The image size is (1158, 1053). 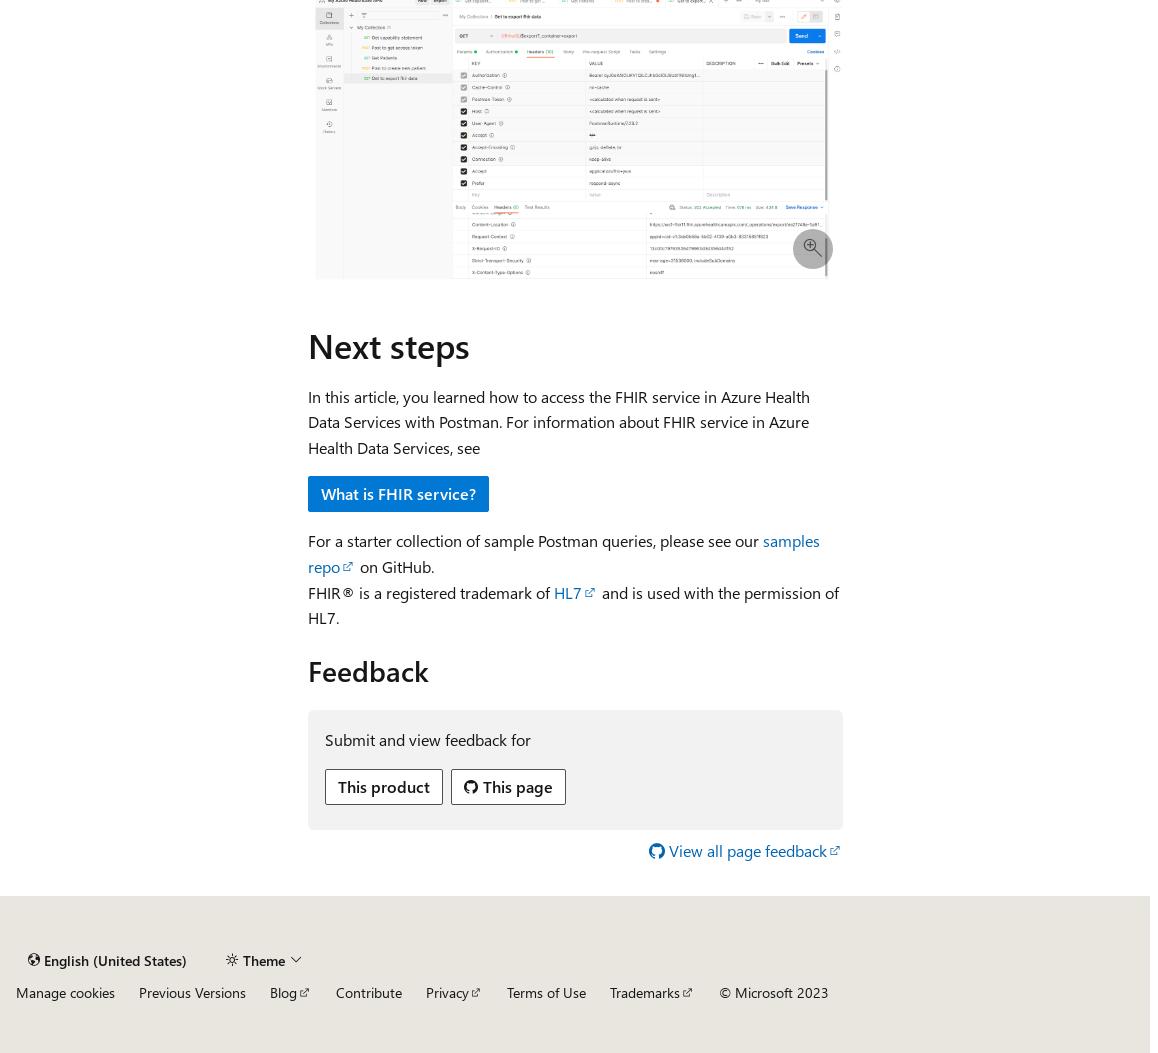 I want to click on 'samples repo', so click(x=563, y=552).